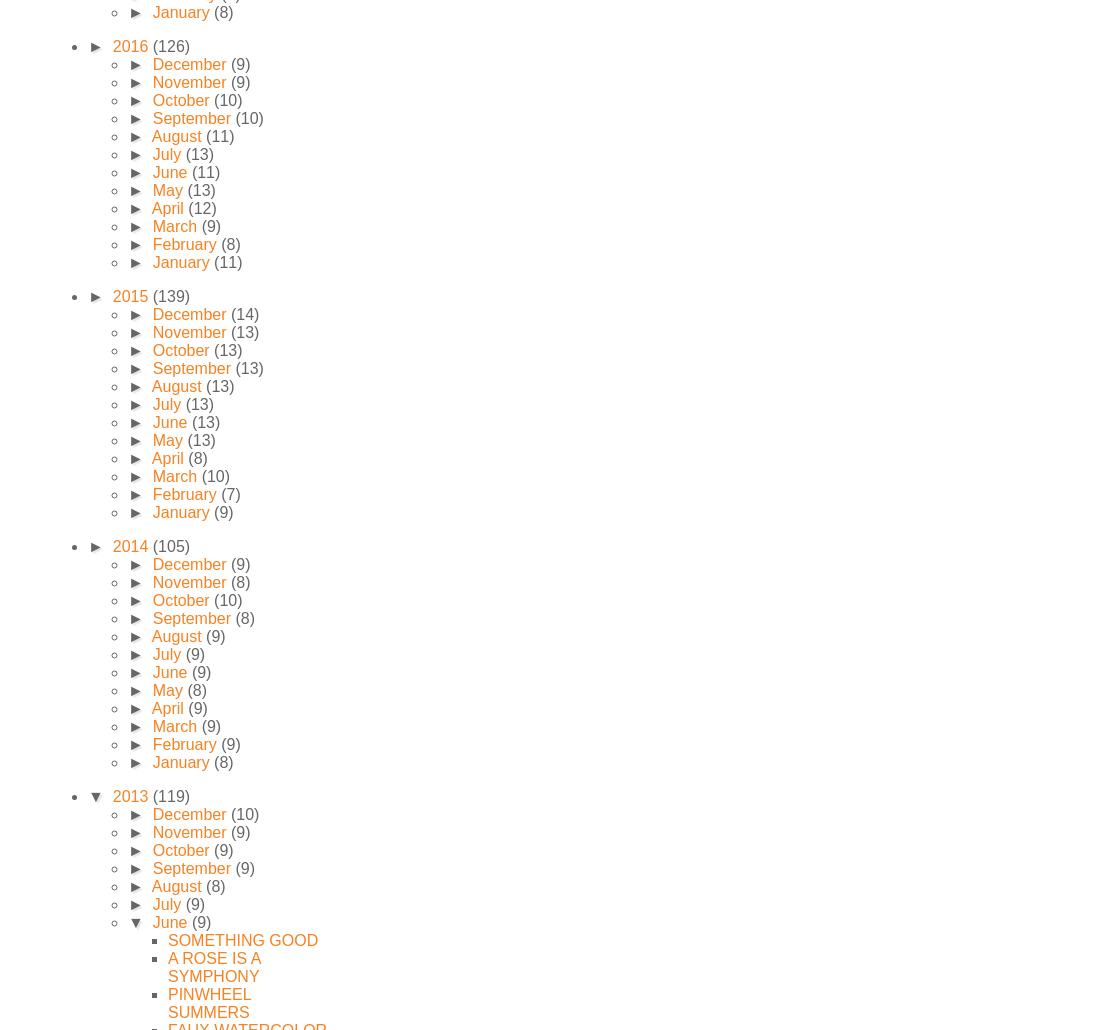  Describe the element at coordinates (230, 493) in the screenshot. I see `'(7)'` at that location.